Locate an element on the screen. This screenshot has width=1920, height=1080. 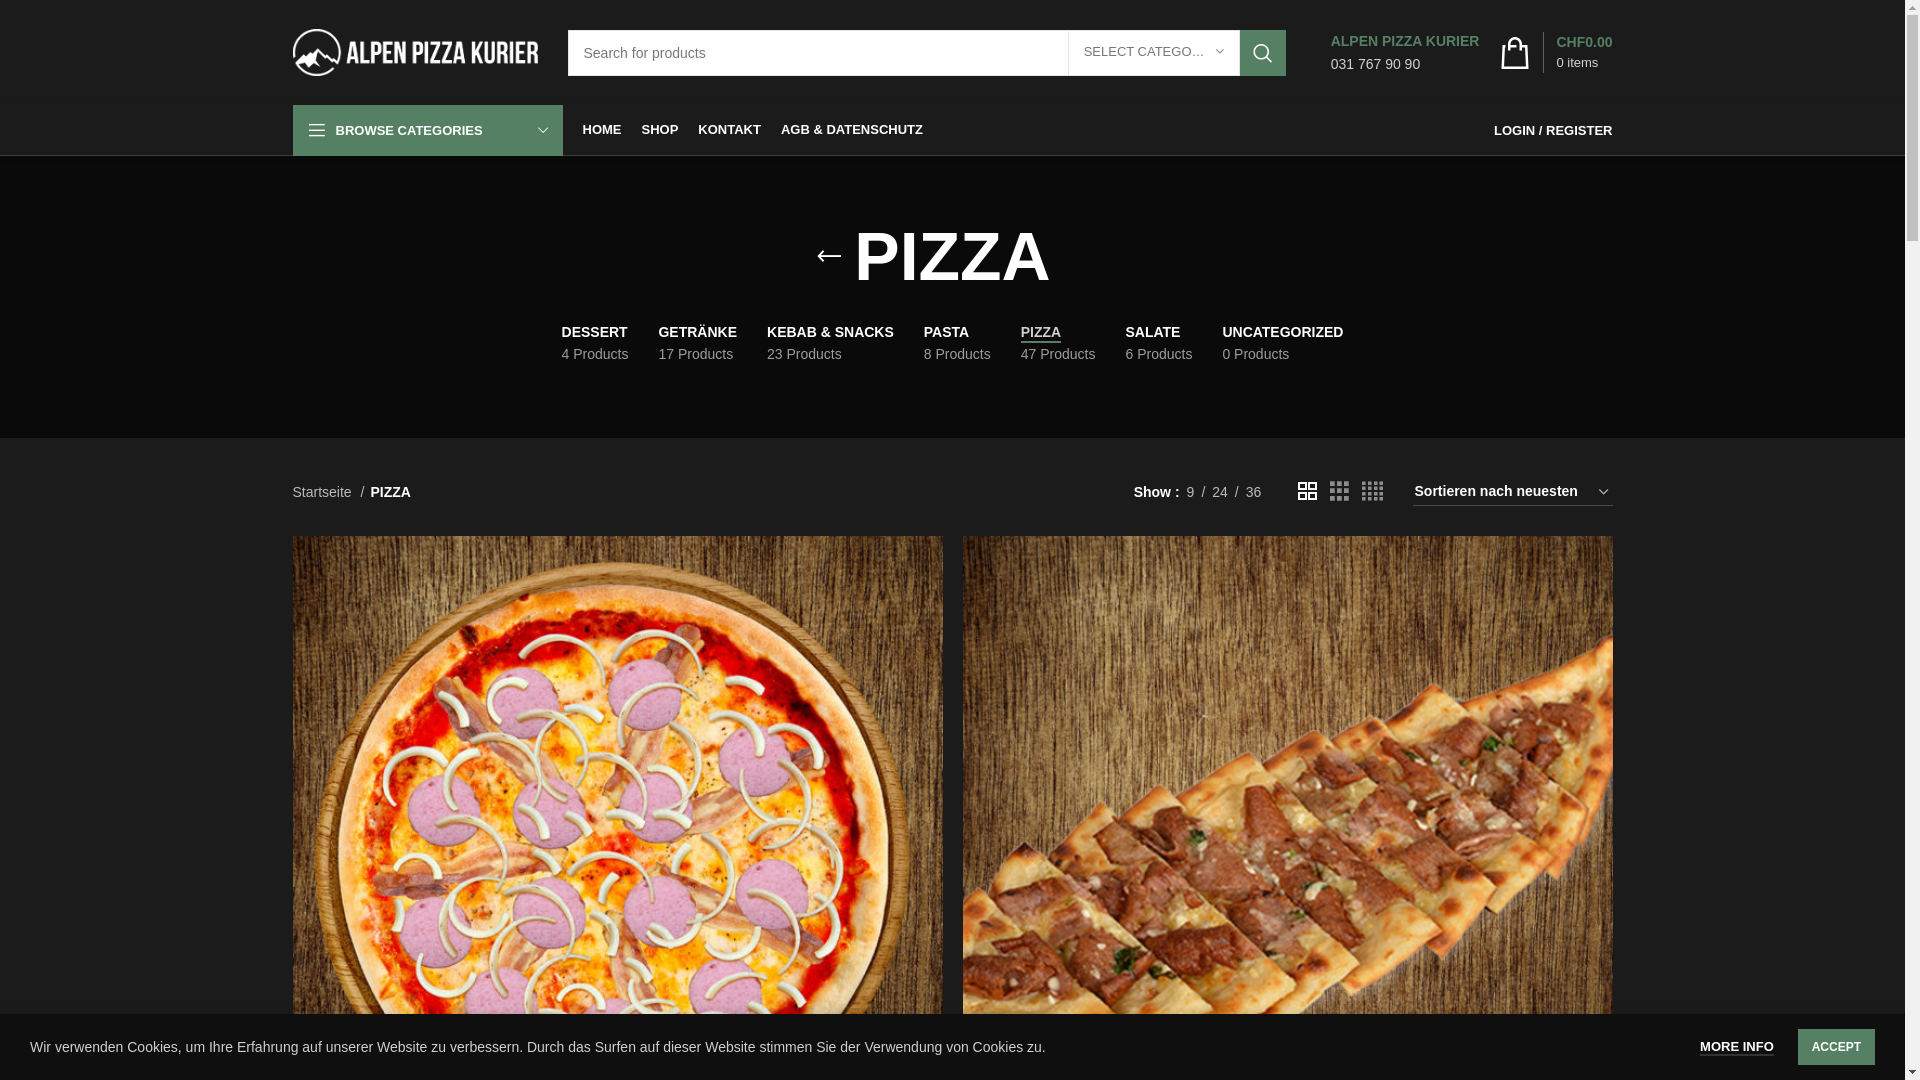
'KEBAB & SNACKS is located at coordinates (766, 342).